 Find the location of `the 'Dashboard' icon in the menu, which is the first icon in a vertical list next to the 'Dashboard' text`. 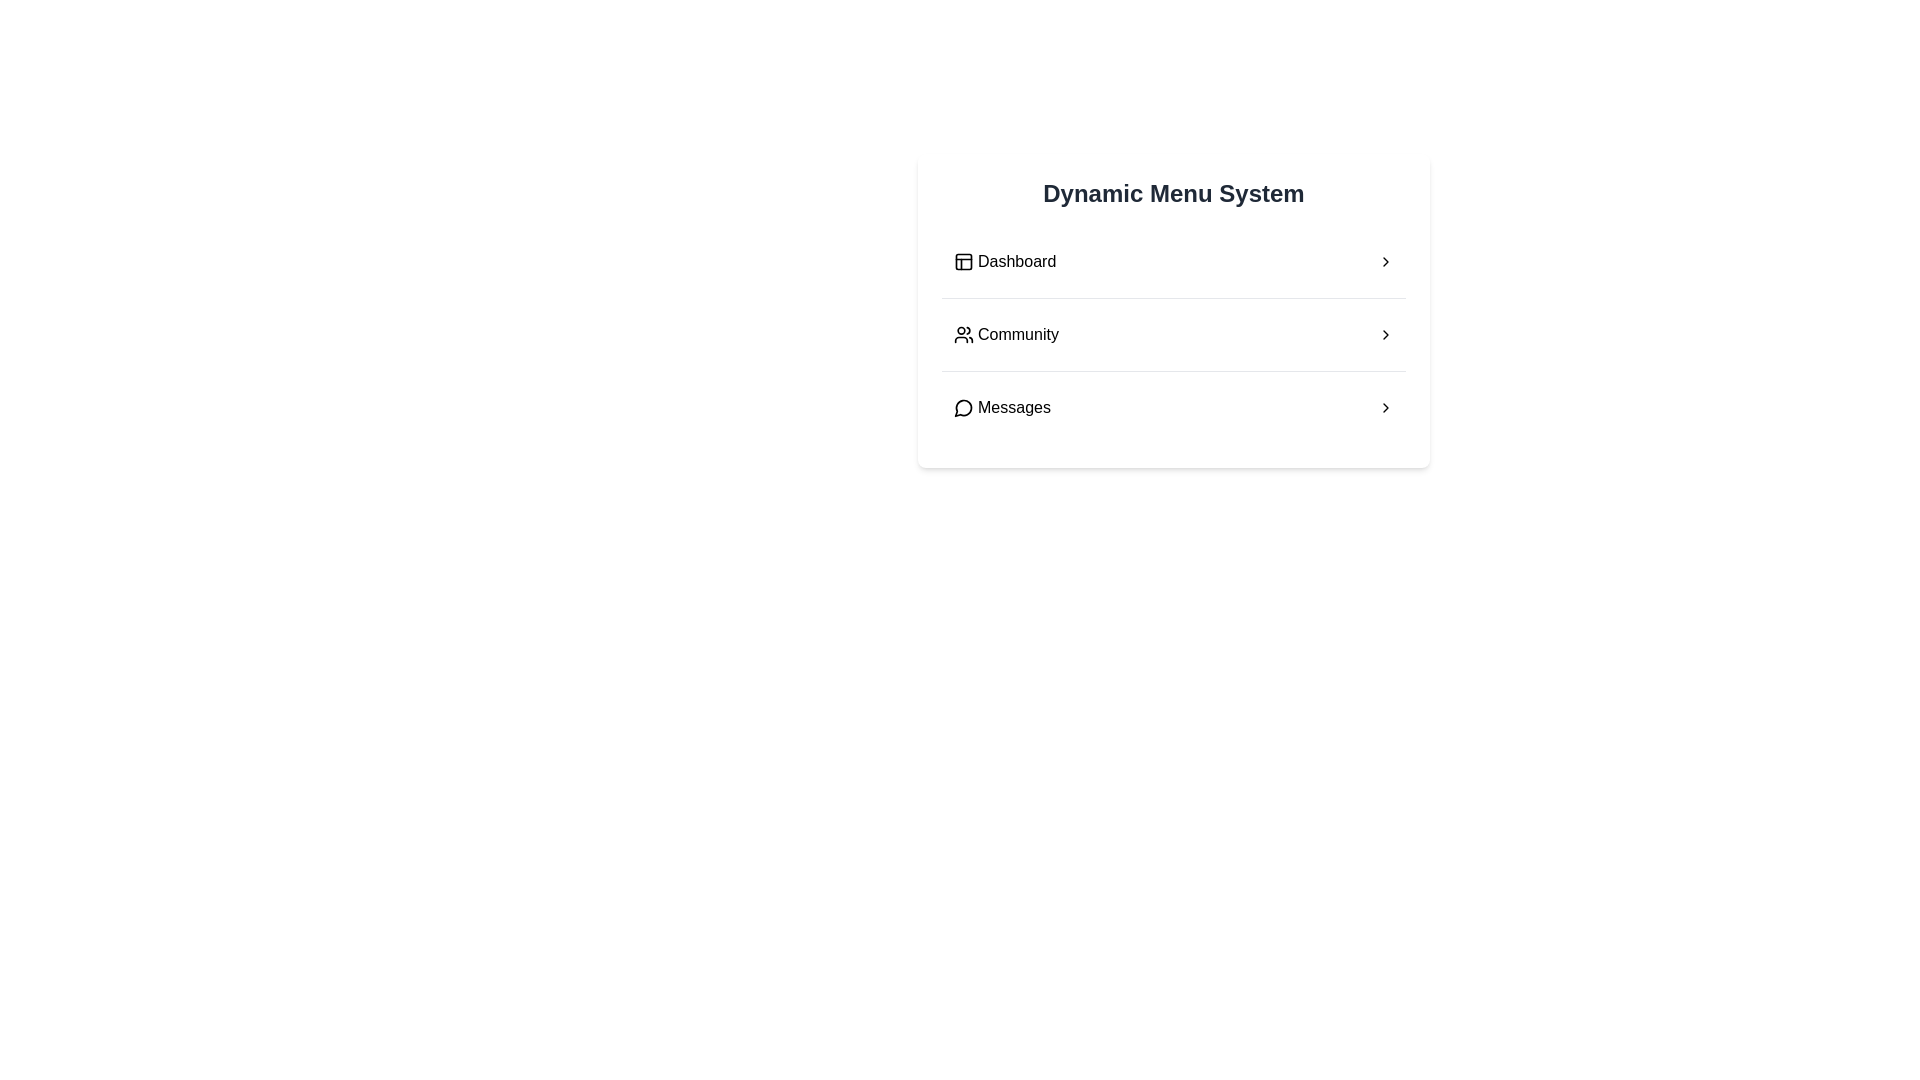

the 'Dashboard' icon in the menu, which is the first icon in a vertical list next to the 'Dashboard' text is located at coordinates (964, 261).